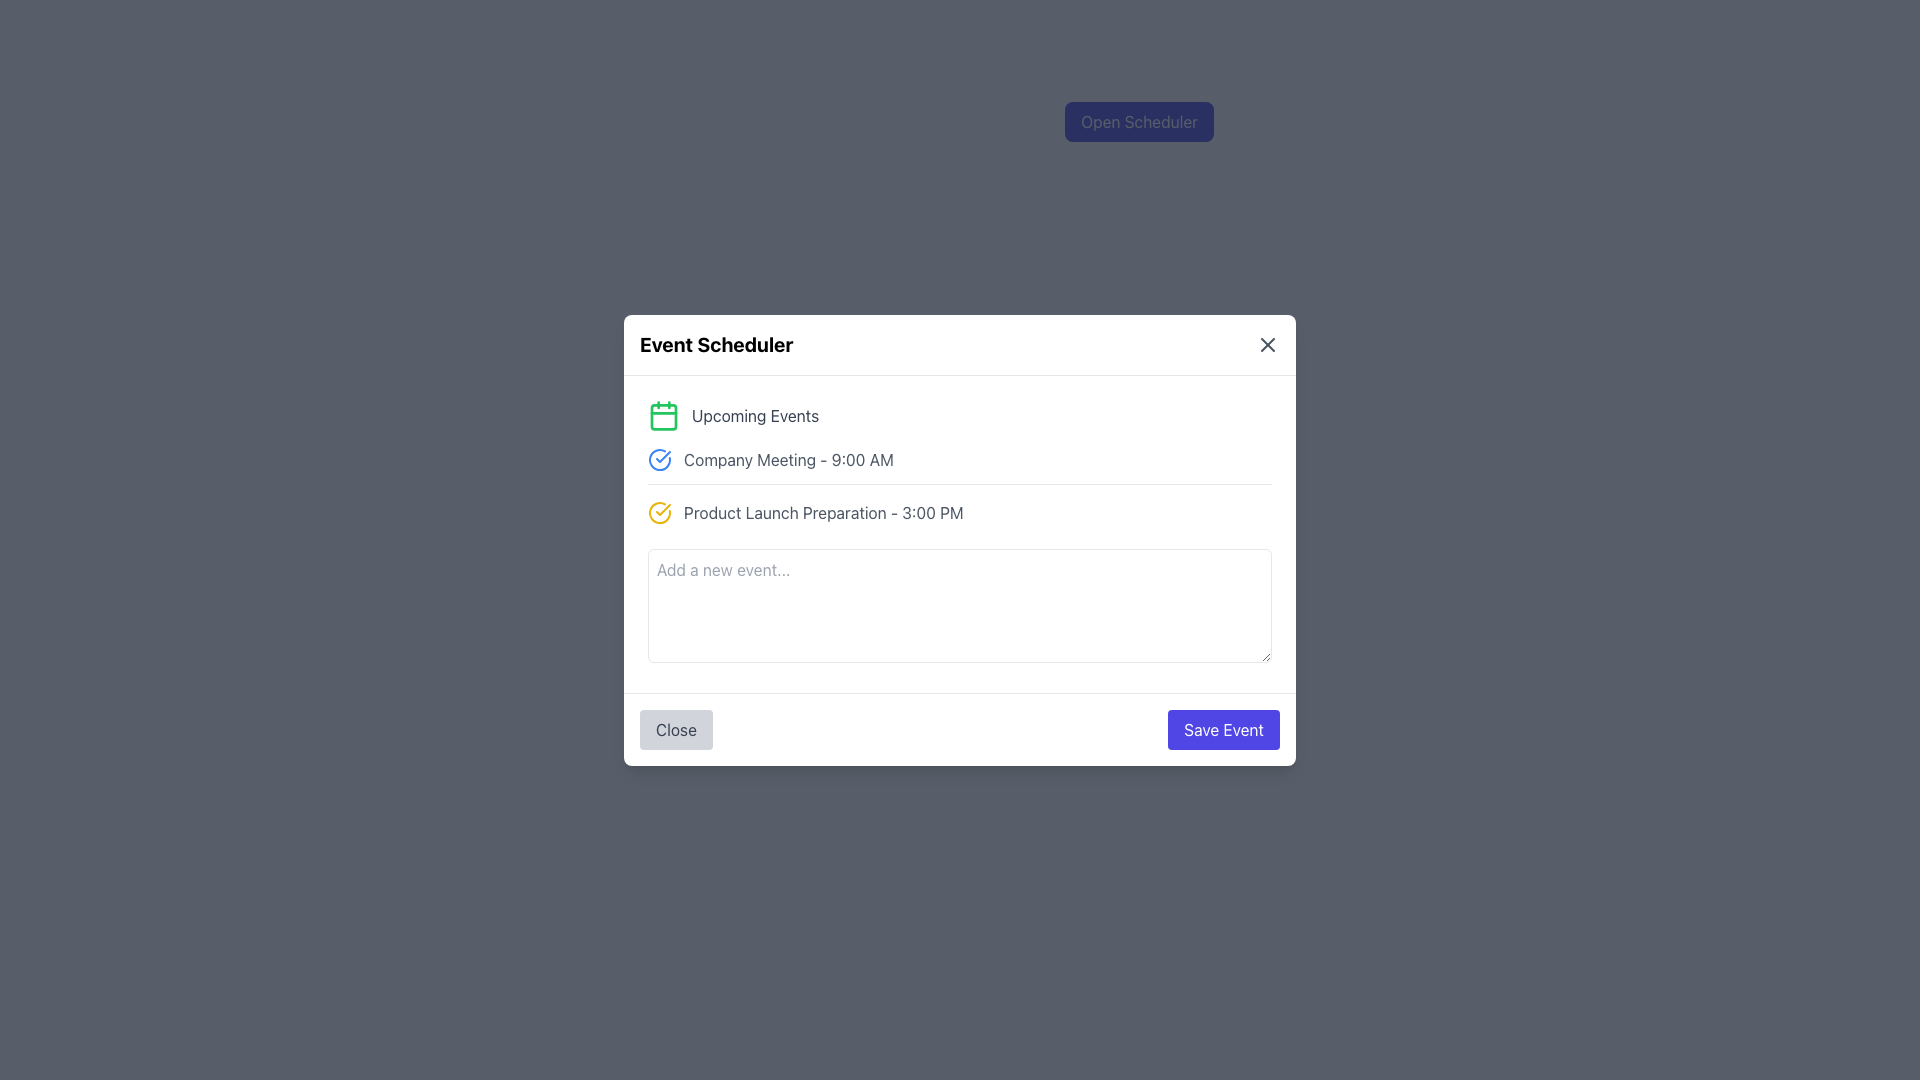 This screenshot has width=1920, height=1080. Describe the element at coordinates (660, 511) in the screenshot. I see `the circular icon with a yellow checkmark that is positioned to the left of the text 'Product Launch Preparation - 3:00 PM'` at that location.